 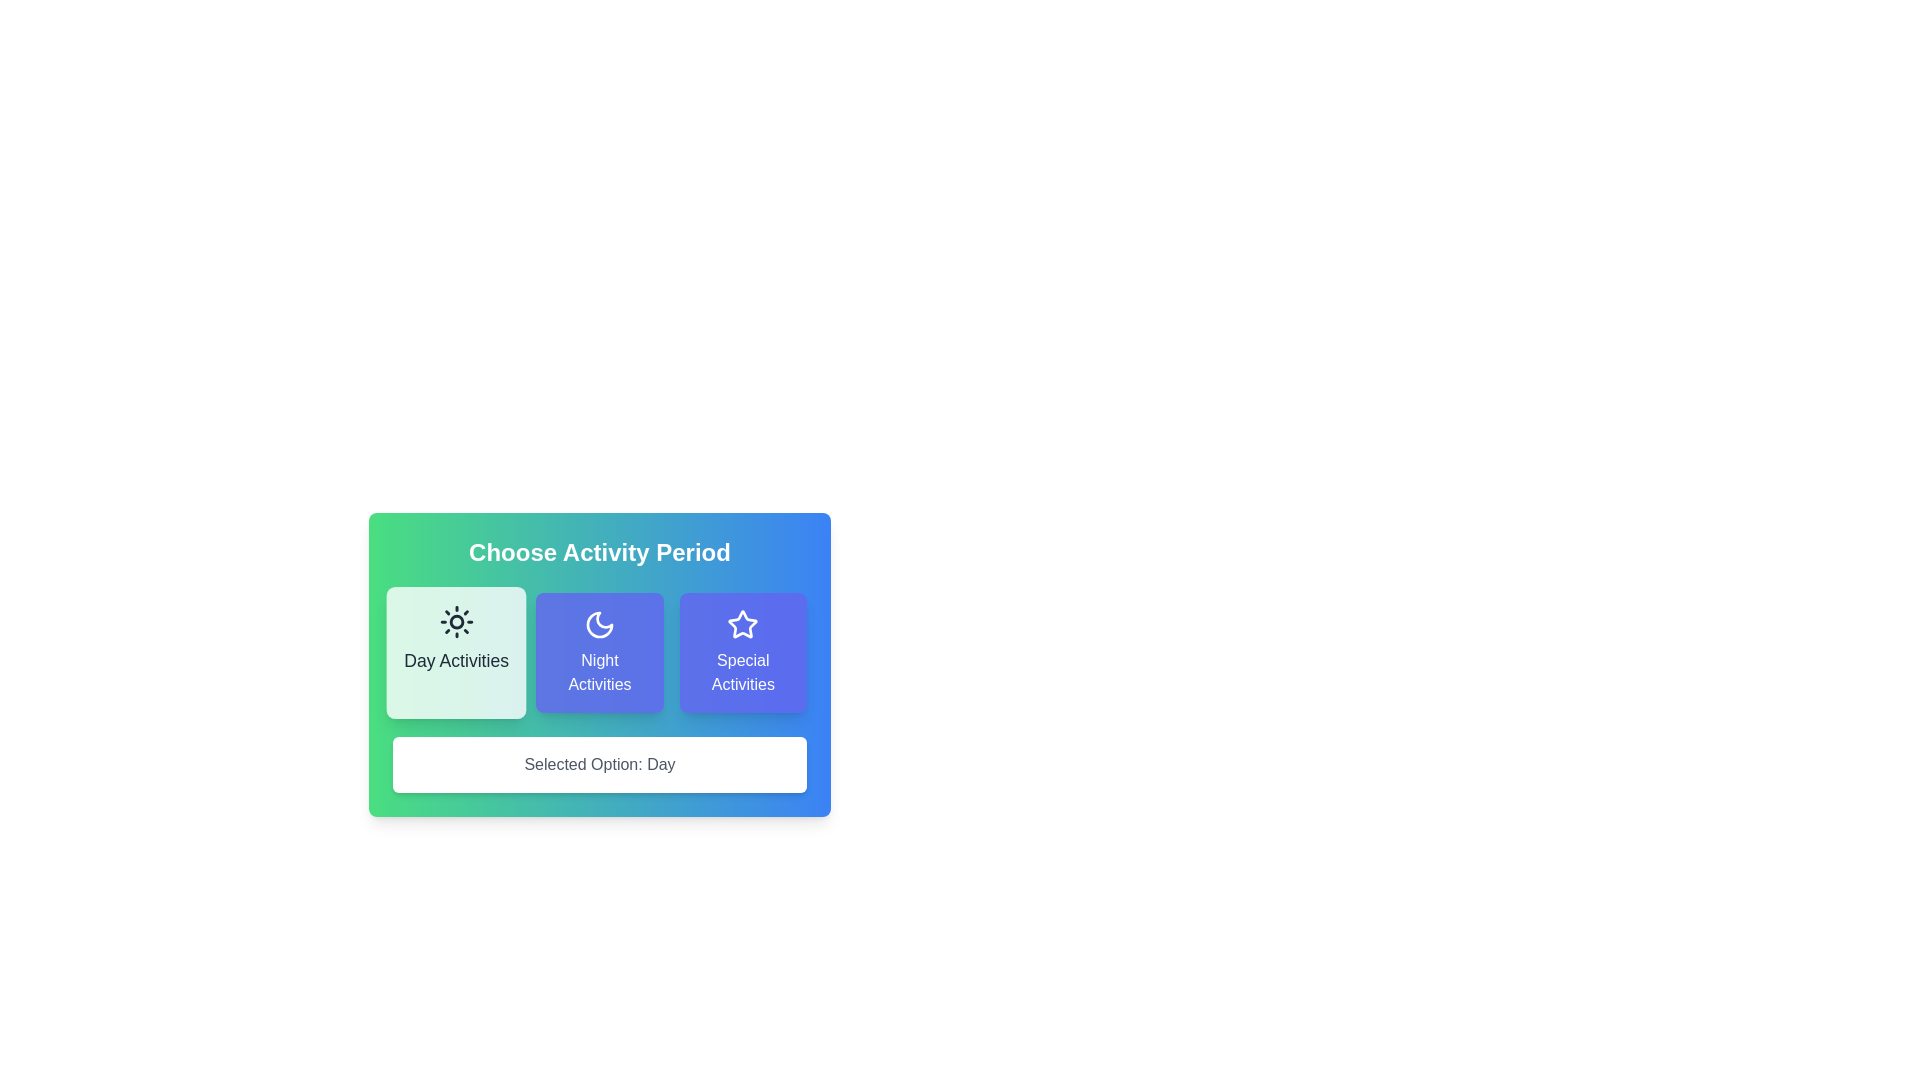 What do you see at coordinates (599, 652) in the screenshot?
I see `the 'Night Activities' button with a gradient blue background and white text` at bounding box center [599, 652].